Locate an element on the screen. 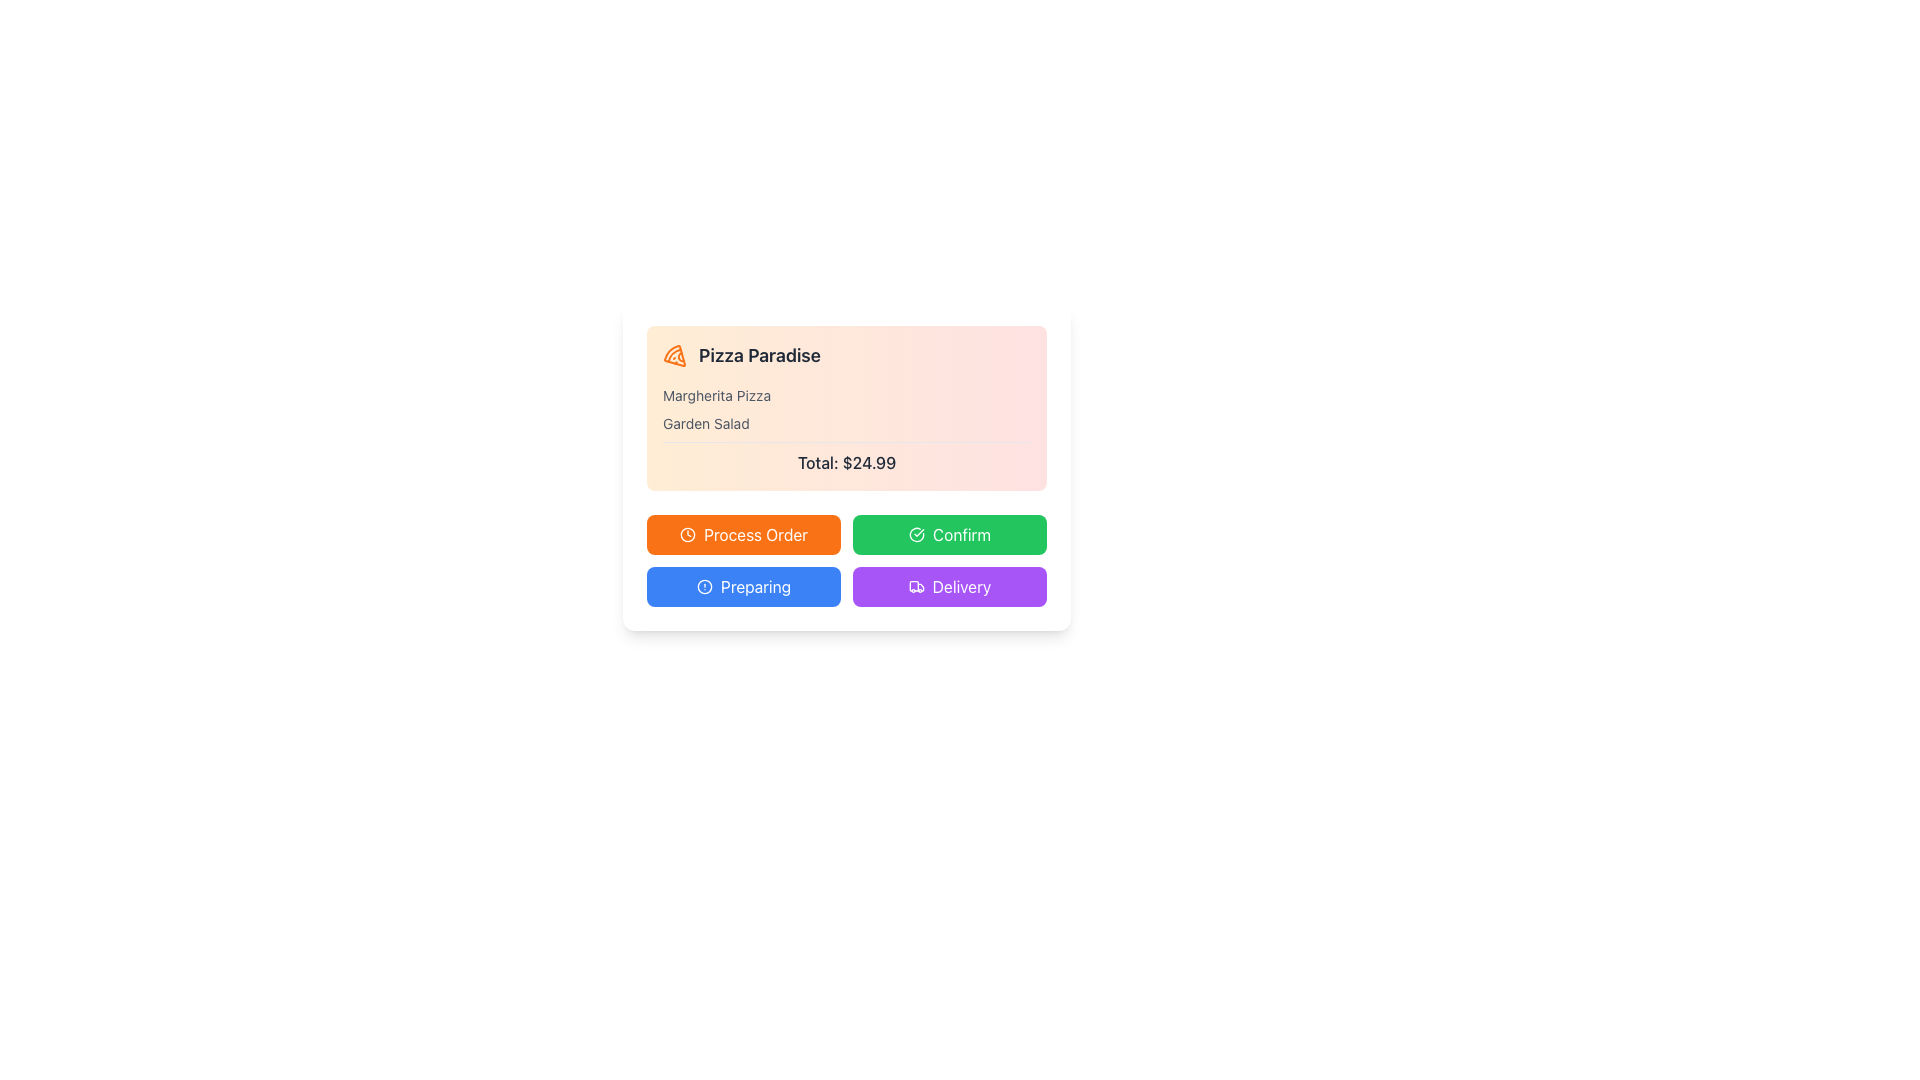 The width and height of the screenshot is (1920, 1080). the text label indicating the menu item's name, located below 'Pizza Paradise' and above 'Garden Salad', within the upper-middle portion of the interface is located at coordinates (717, 396).